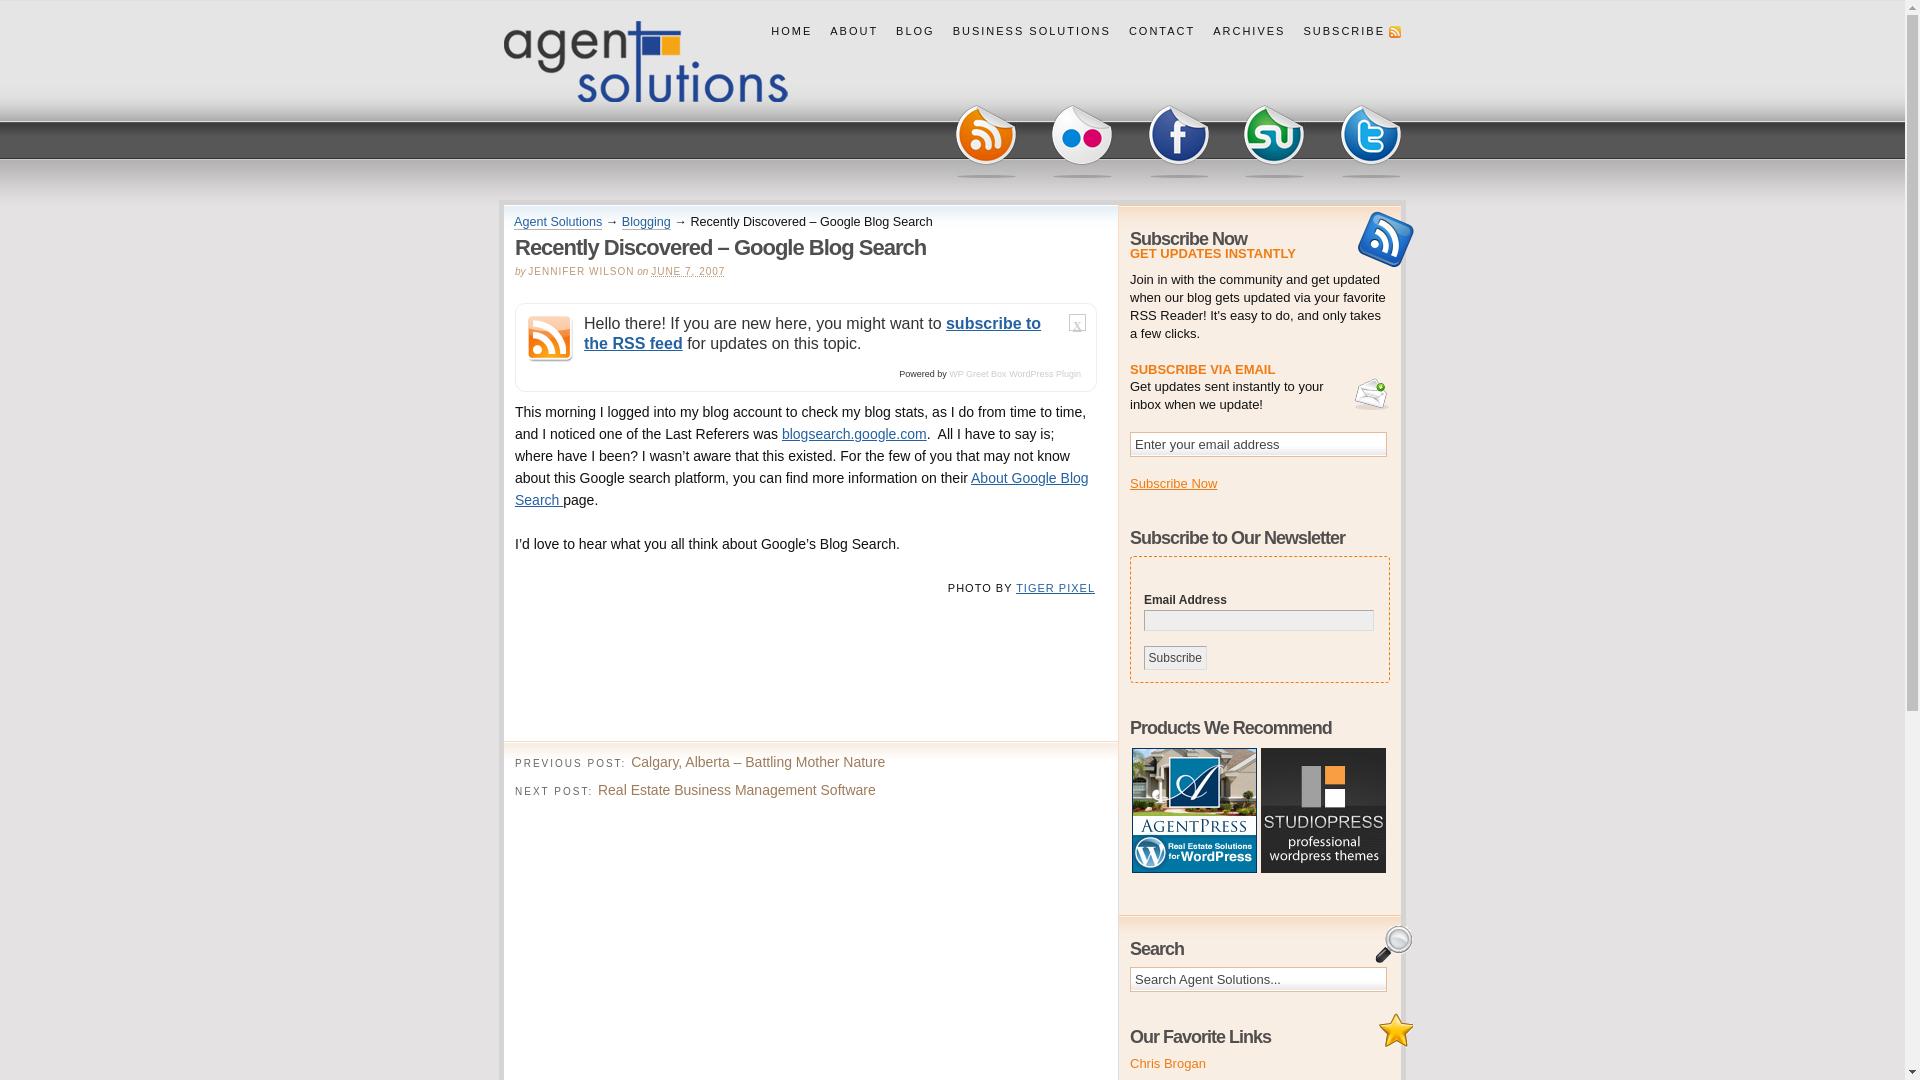 The image size is (1920, 1080). I want to click on 'Blogging', so click(621, 222).